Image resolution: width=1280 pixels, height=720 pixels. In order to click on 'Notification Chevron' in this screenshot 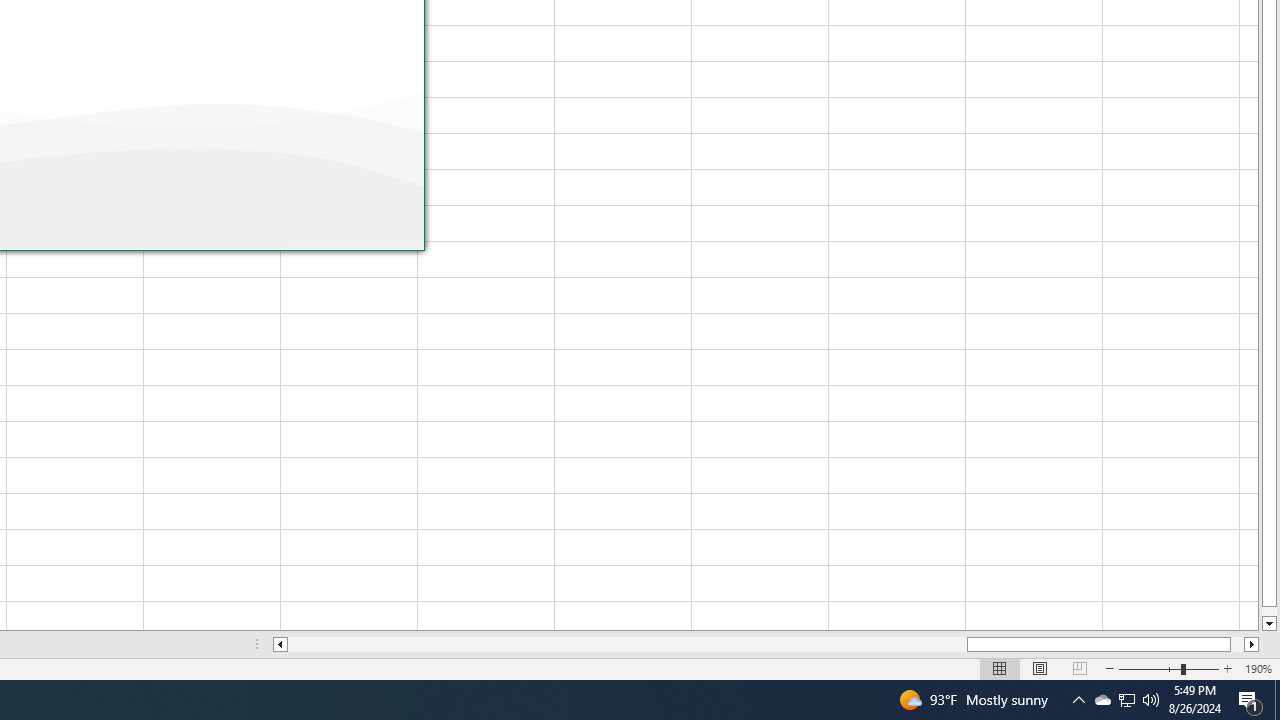, I will do `click(1078, 698)`.